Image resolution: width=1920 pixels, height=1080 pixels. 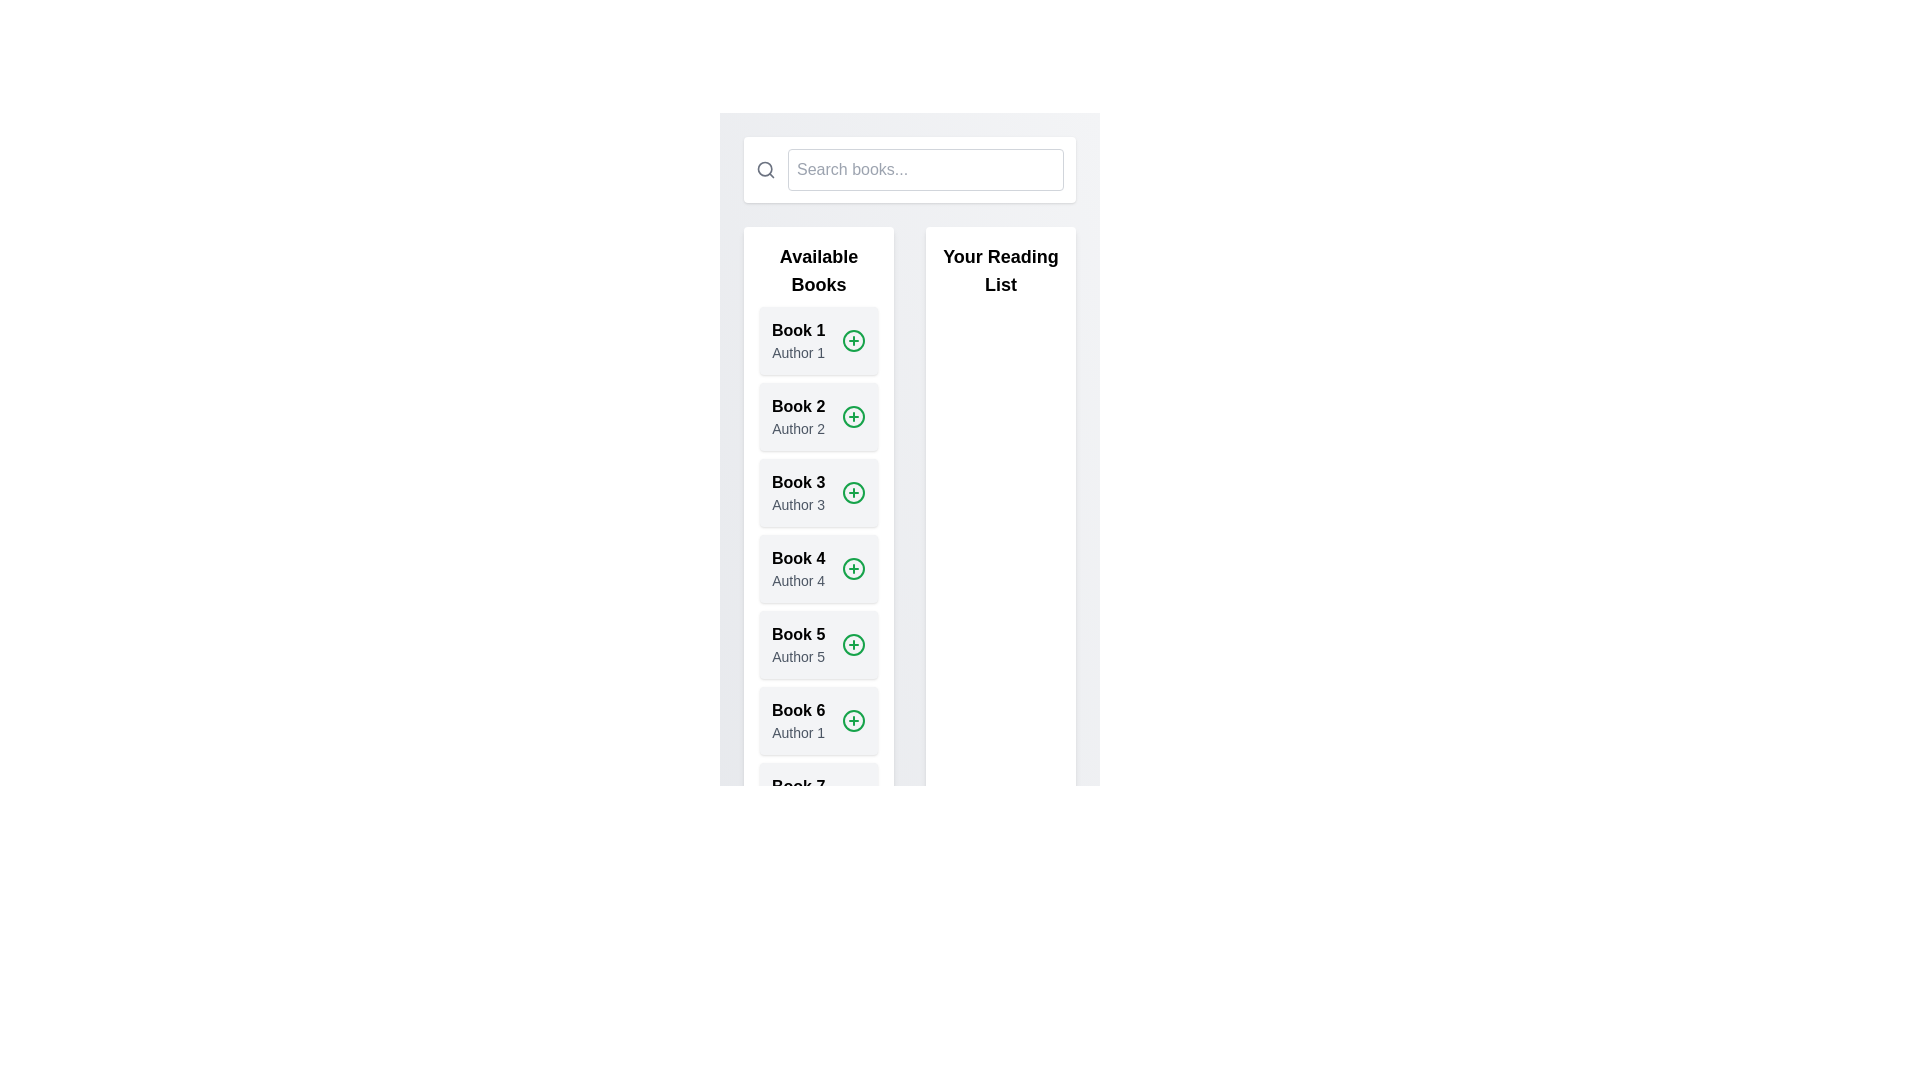 What do you see at coordinates (854, 569) in the screenshot?
I see `the green circular button with a white plus sign next to the text 'Book 4' under the 'Available Books' section` at bounding box center [854, 569].